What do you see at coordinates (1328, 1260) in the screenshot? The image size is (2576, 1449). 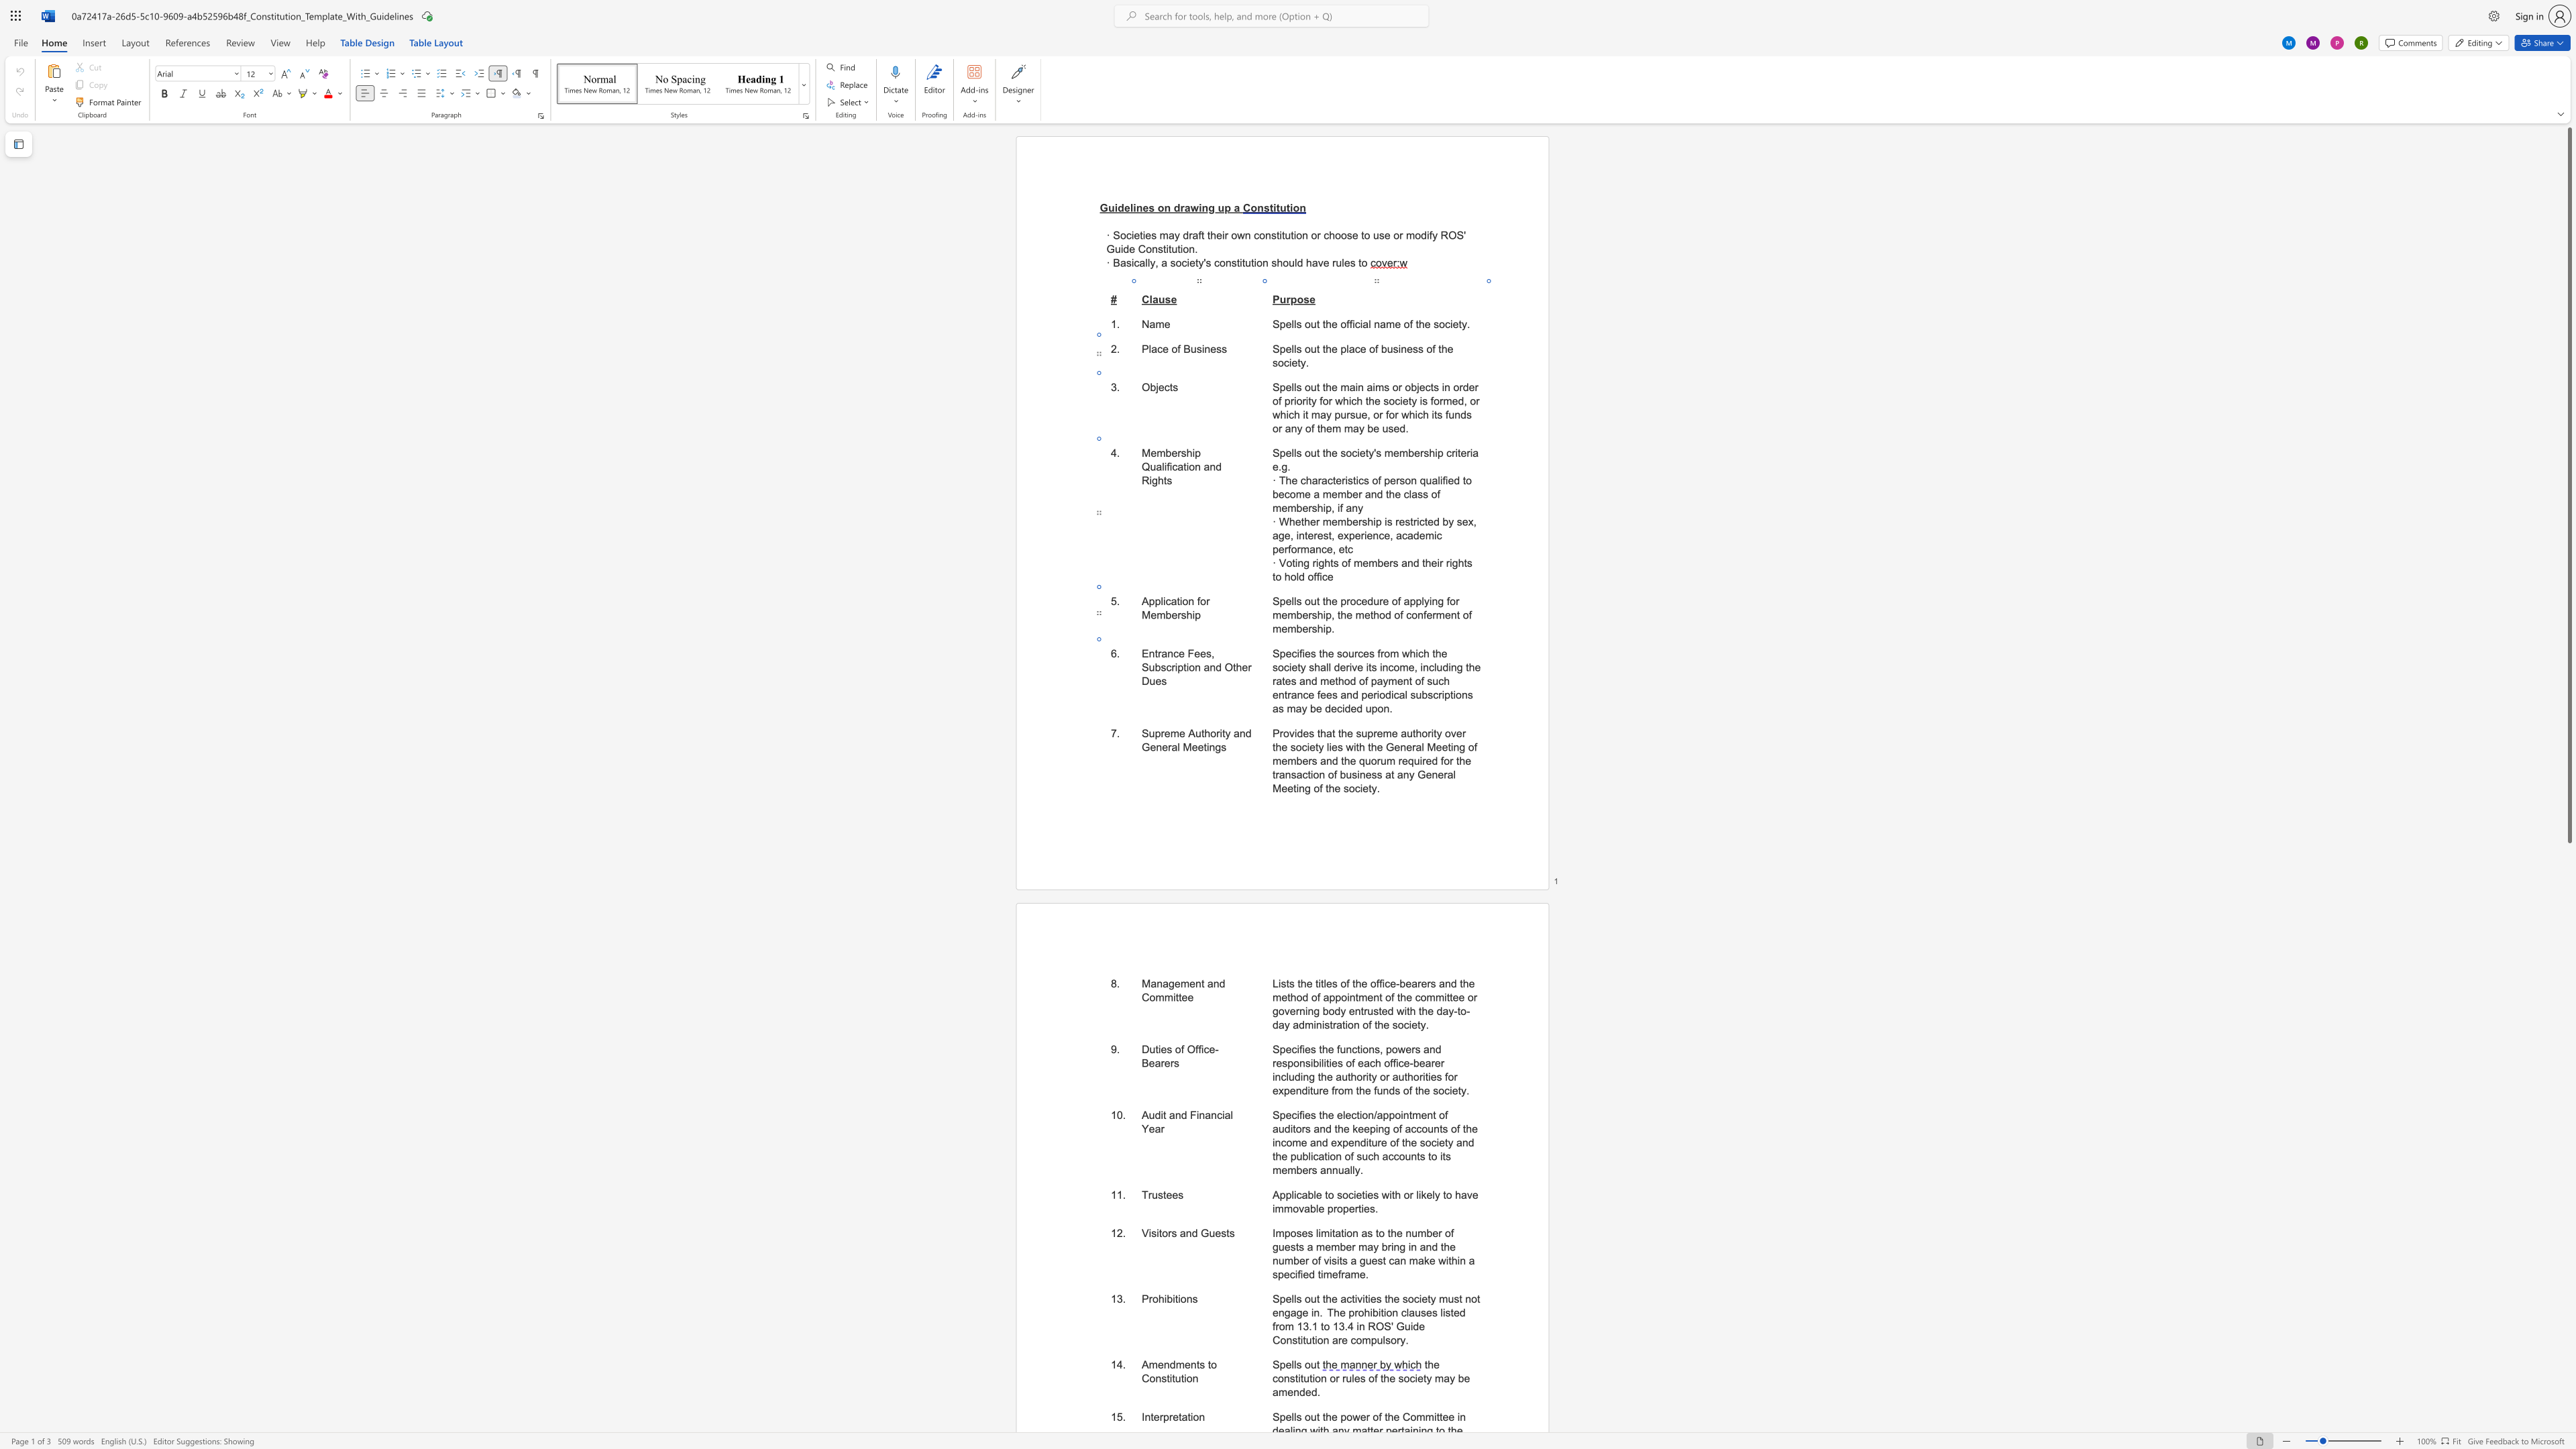 I see `the space between the continuous character "v" and "i" in the text` at bounding box center [1328, 1260].